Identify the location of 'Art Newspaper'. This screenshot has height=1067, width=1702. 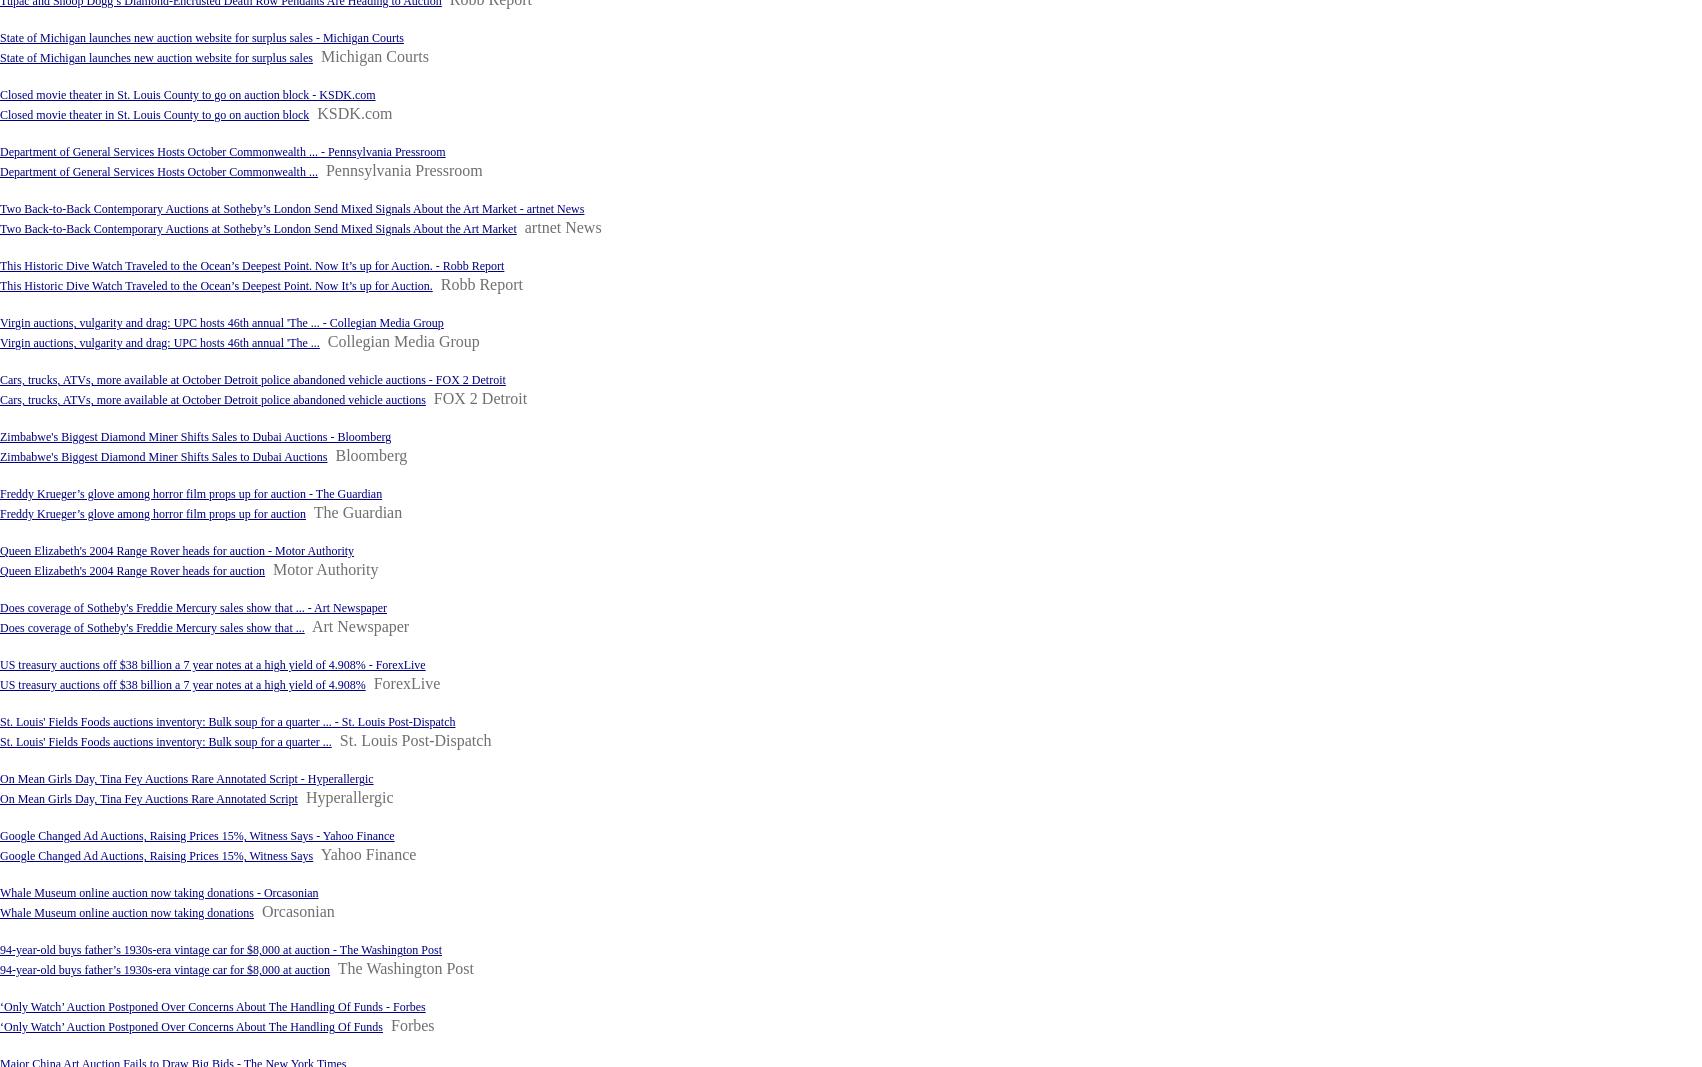
(359, 626).